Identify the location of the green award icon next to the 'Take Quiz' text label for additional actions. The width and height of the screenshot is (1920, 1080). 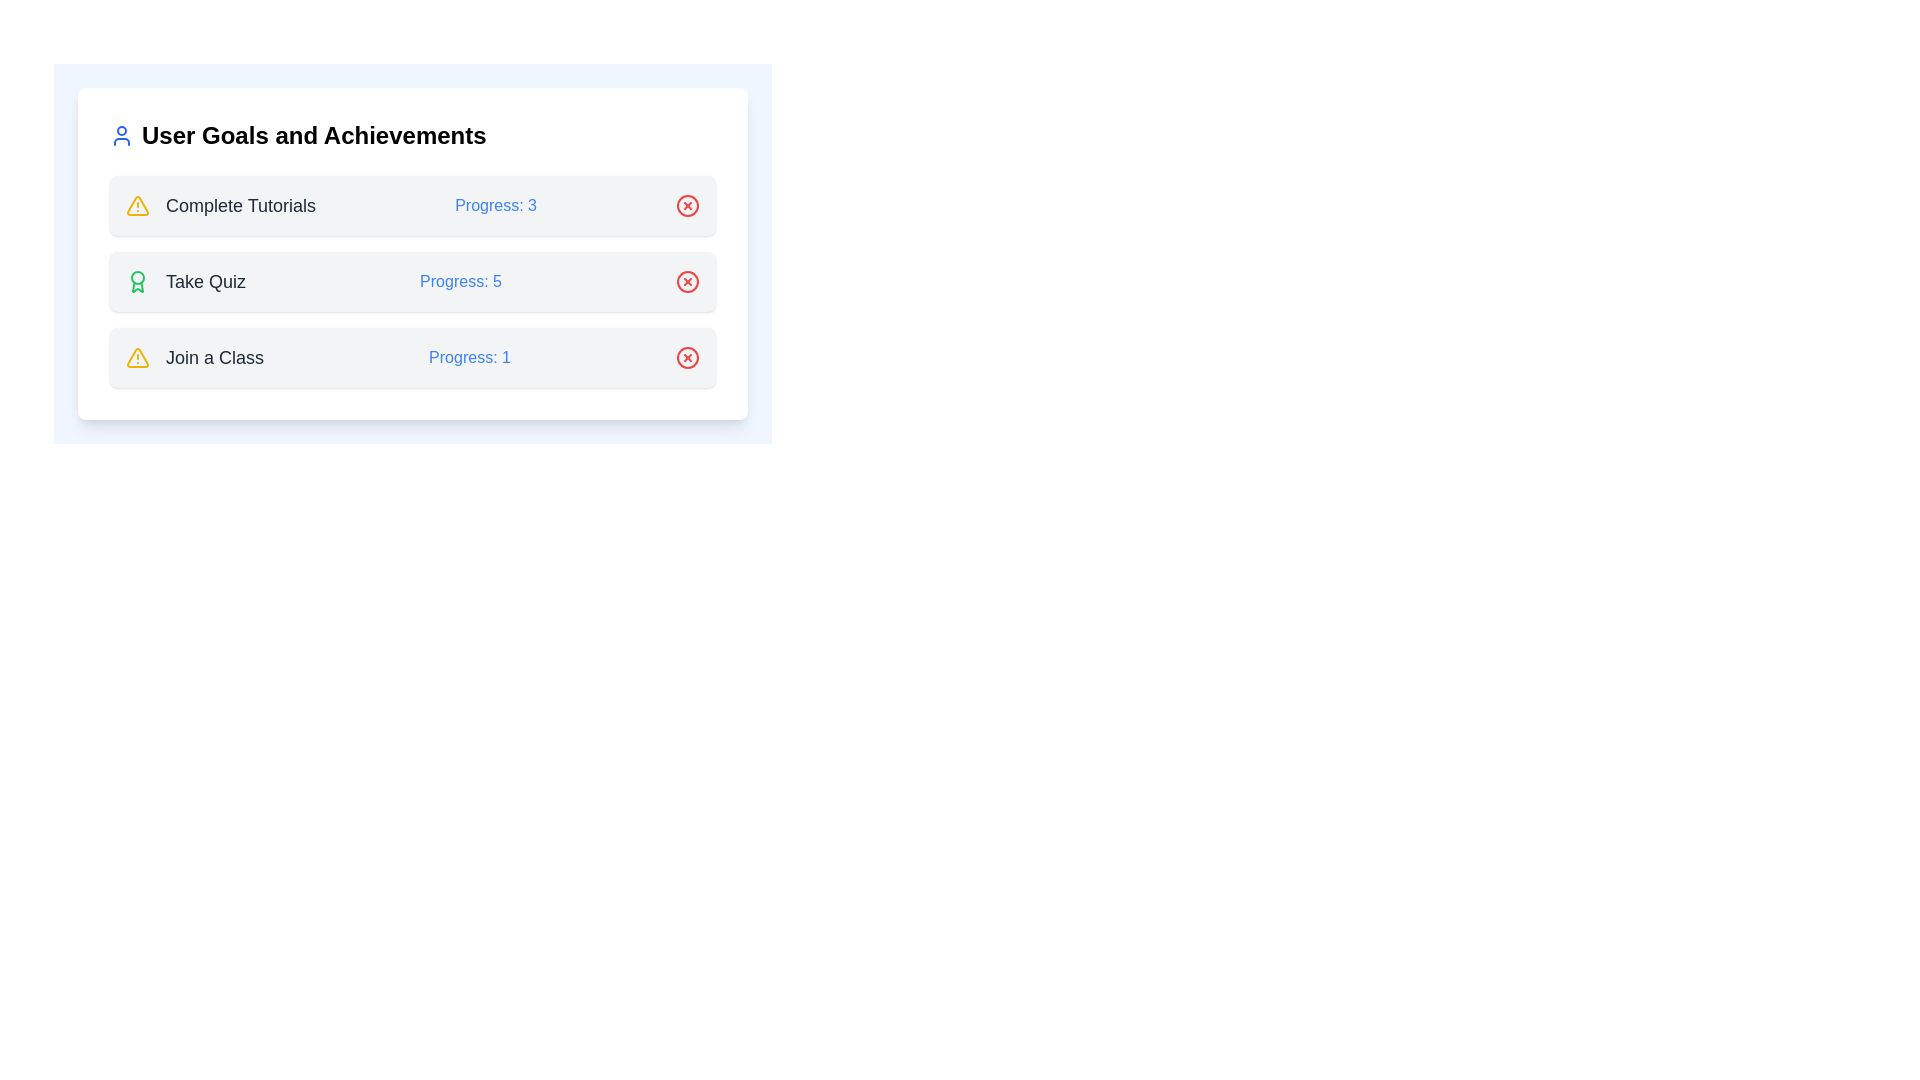
(186, 281).